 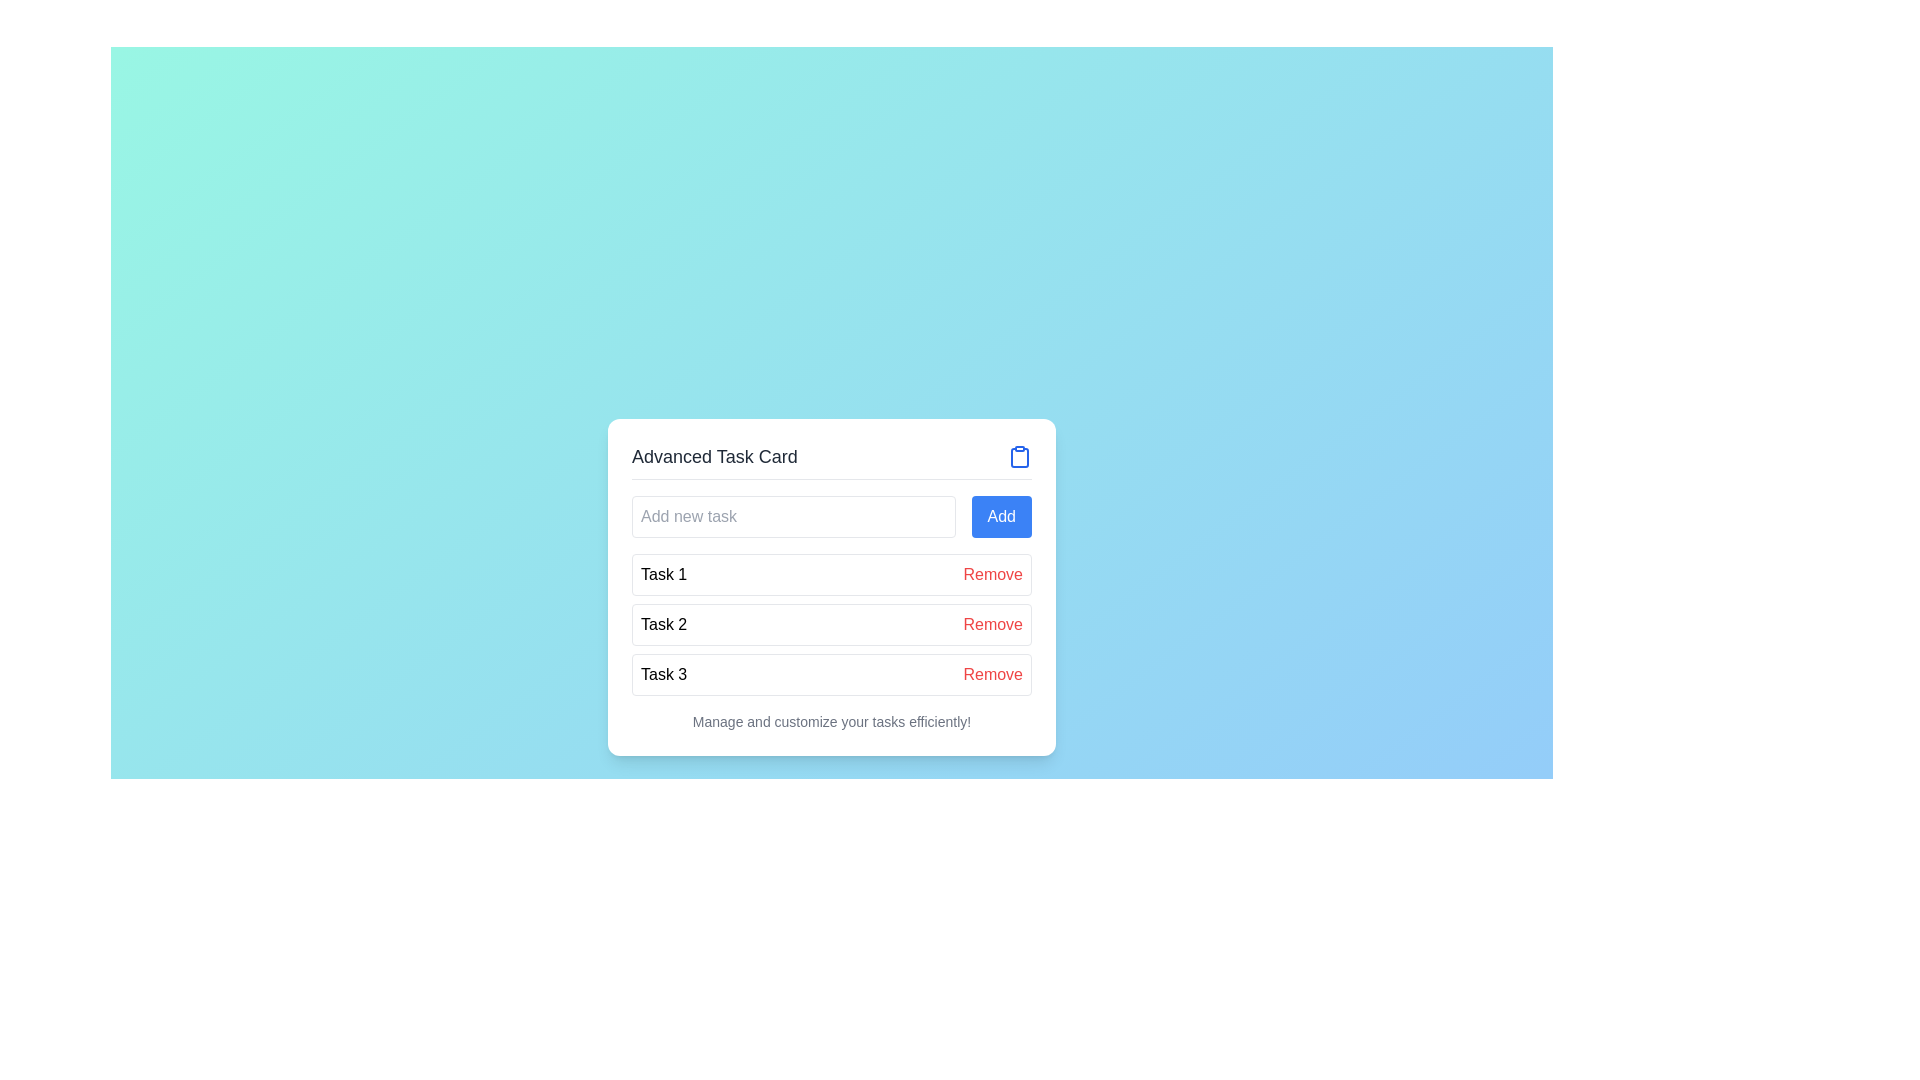 What do you see at coordinates (993, 674) in the screenshot?
I see `the remove button located in the third row of the task list, adjacent to the text 'Task 3'` at bounding box center [993, 674].